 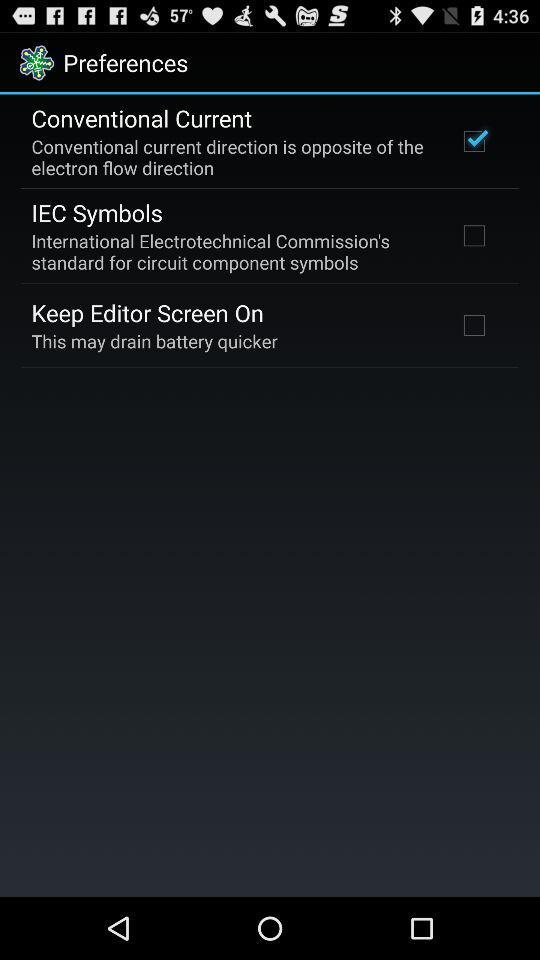 What do you see at coordinates (153, 341) in the screenshot?
I see `this may drain on the left` at bounding box center [153, 341].